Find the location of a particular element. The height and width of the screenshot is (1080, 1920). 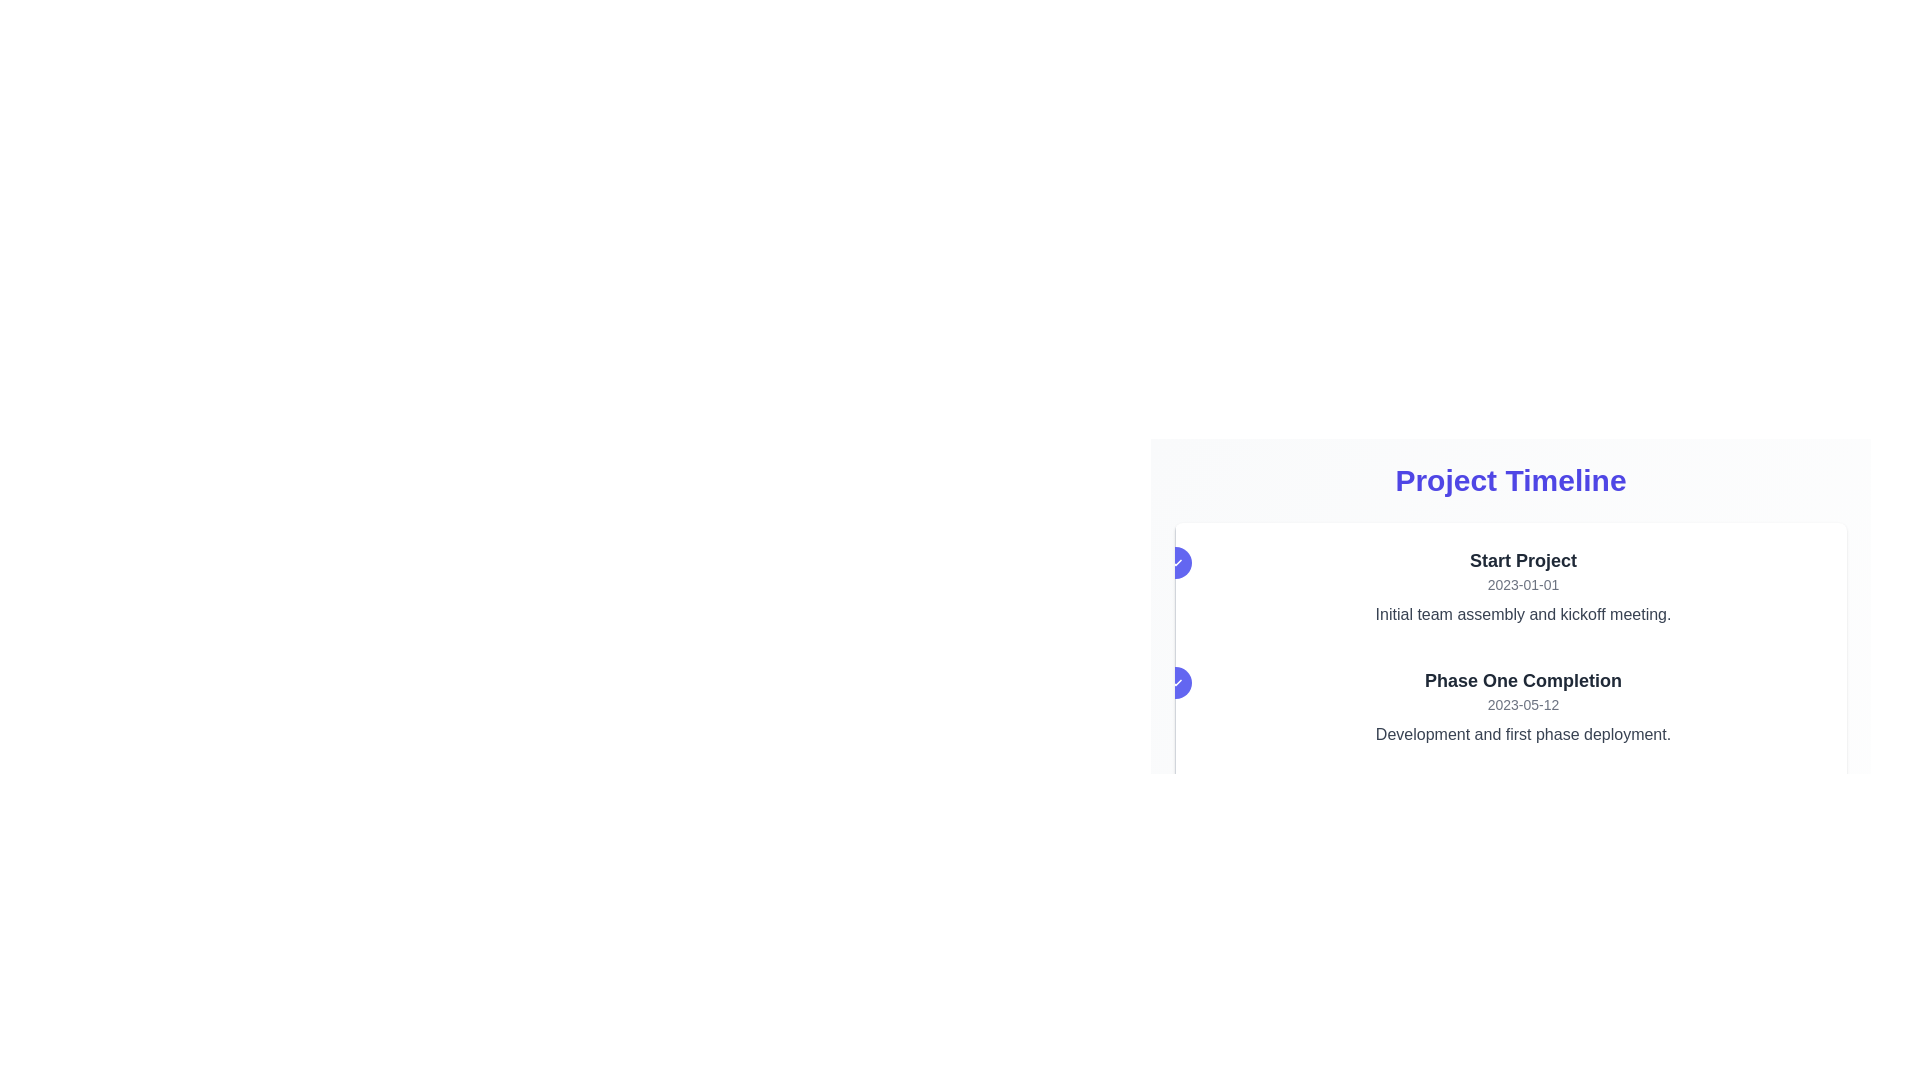

the decorative button indicator located on the left side of the timeline entry labeled 'Start Project', positioned before the text block containing '2023-01-01' and 'Initial team assembly and kickoff meeting' is located at coordinates (1176, 563).